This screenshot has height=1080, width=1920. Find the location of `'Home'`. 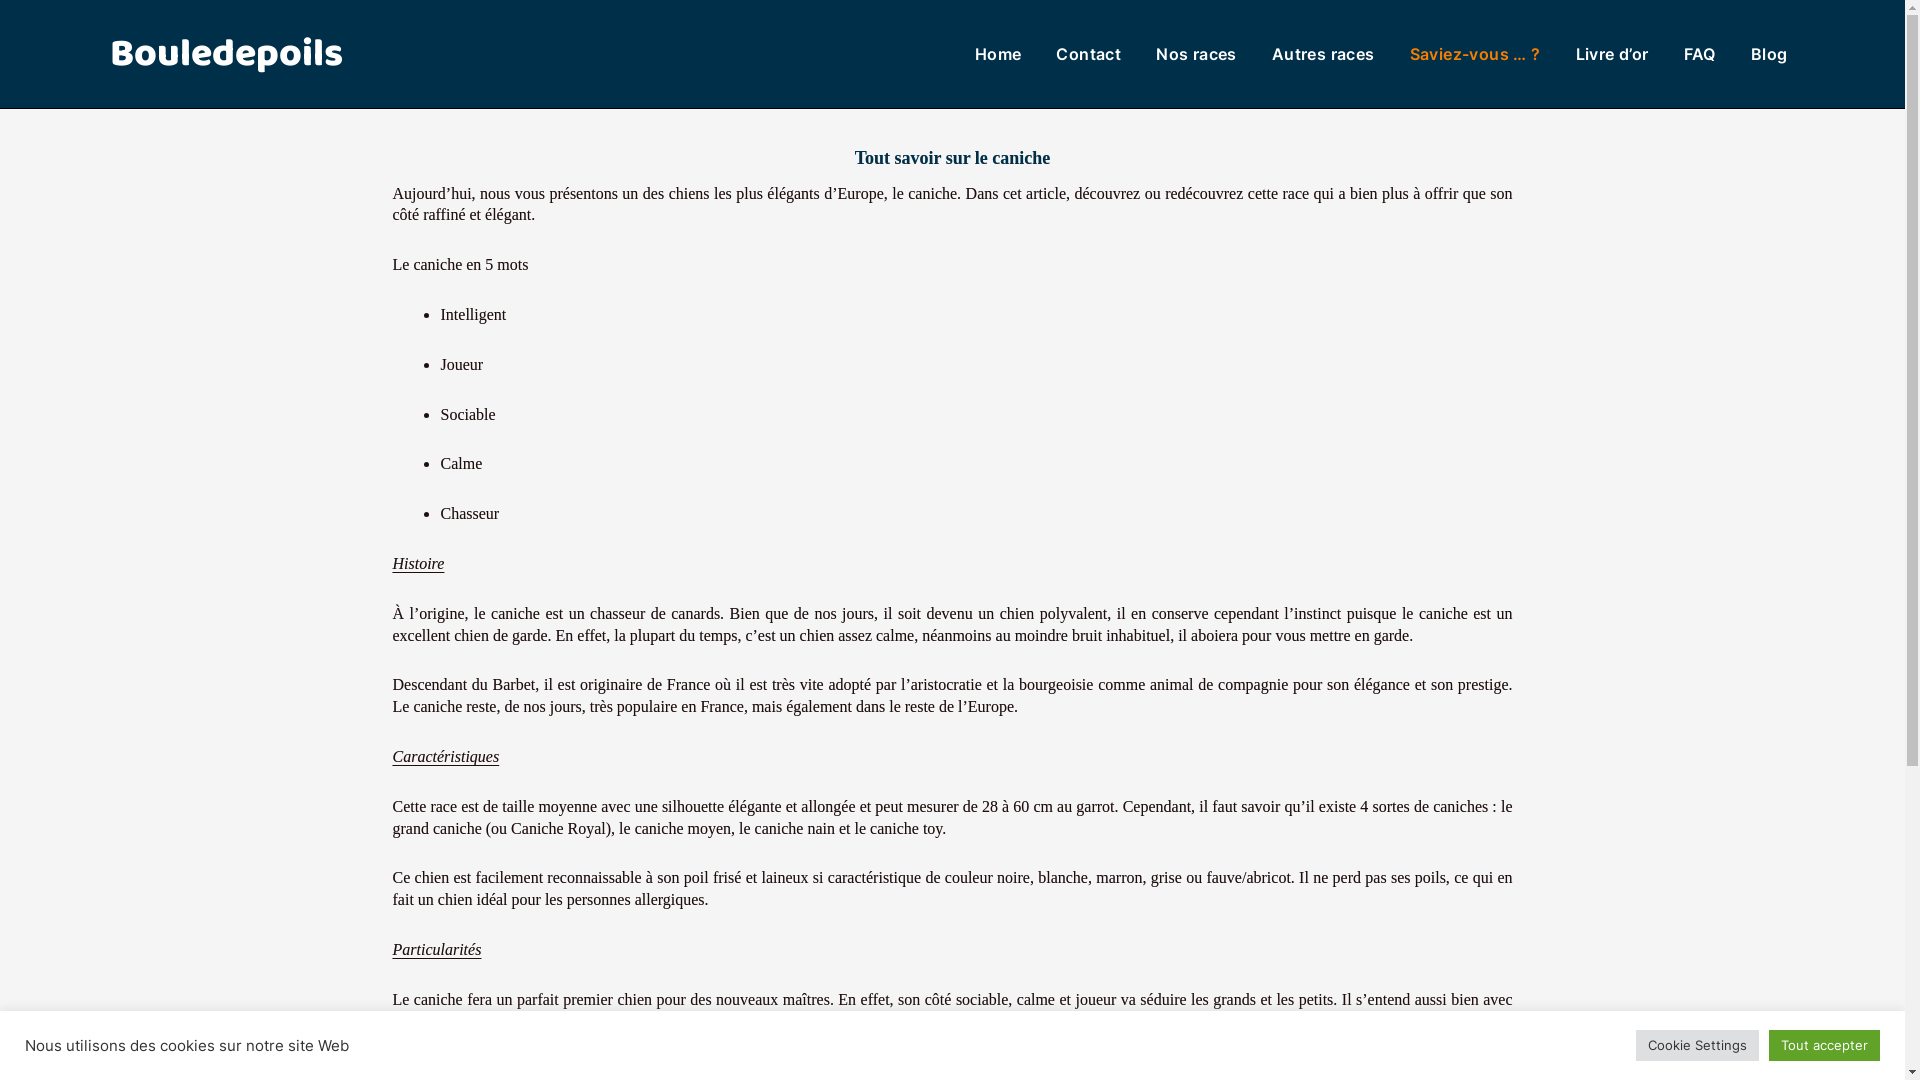

'Home' is located at coordinates (998, 53).